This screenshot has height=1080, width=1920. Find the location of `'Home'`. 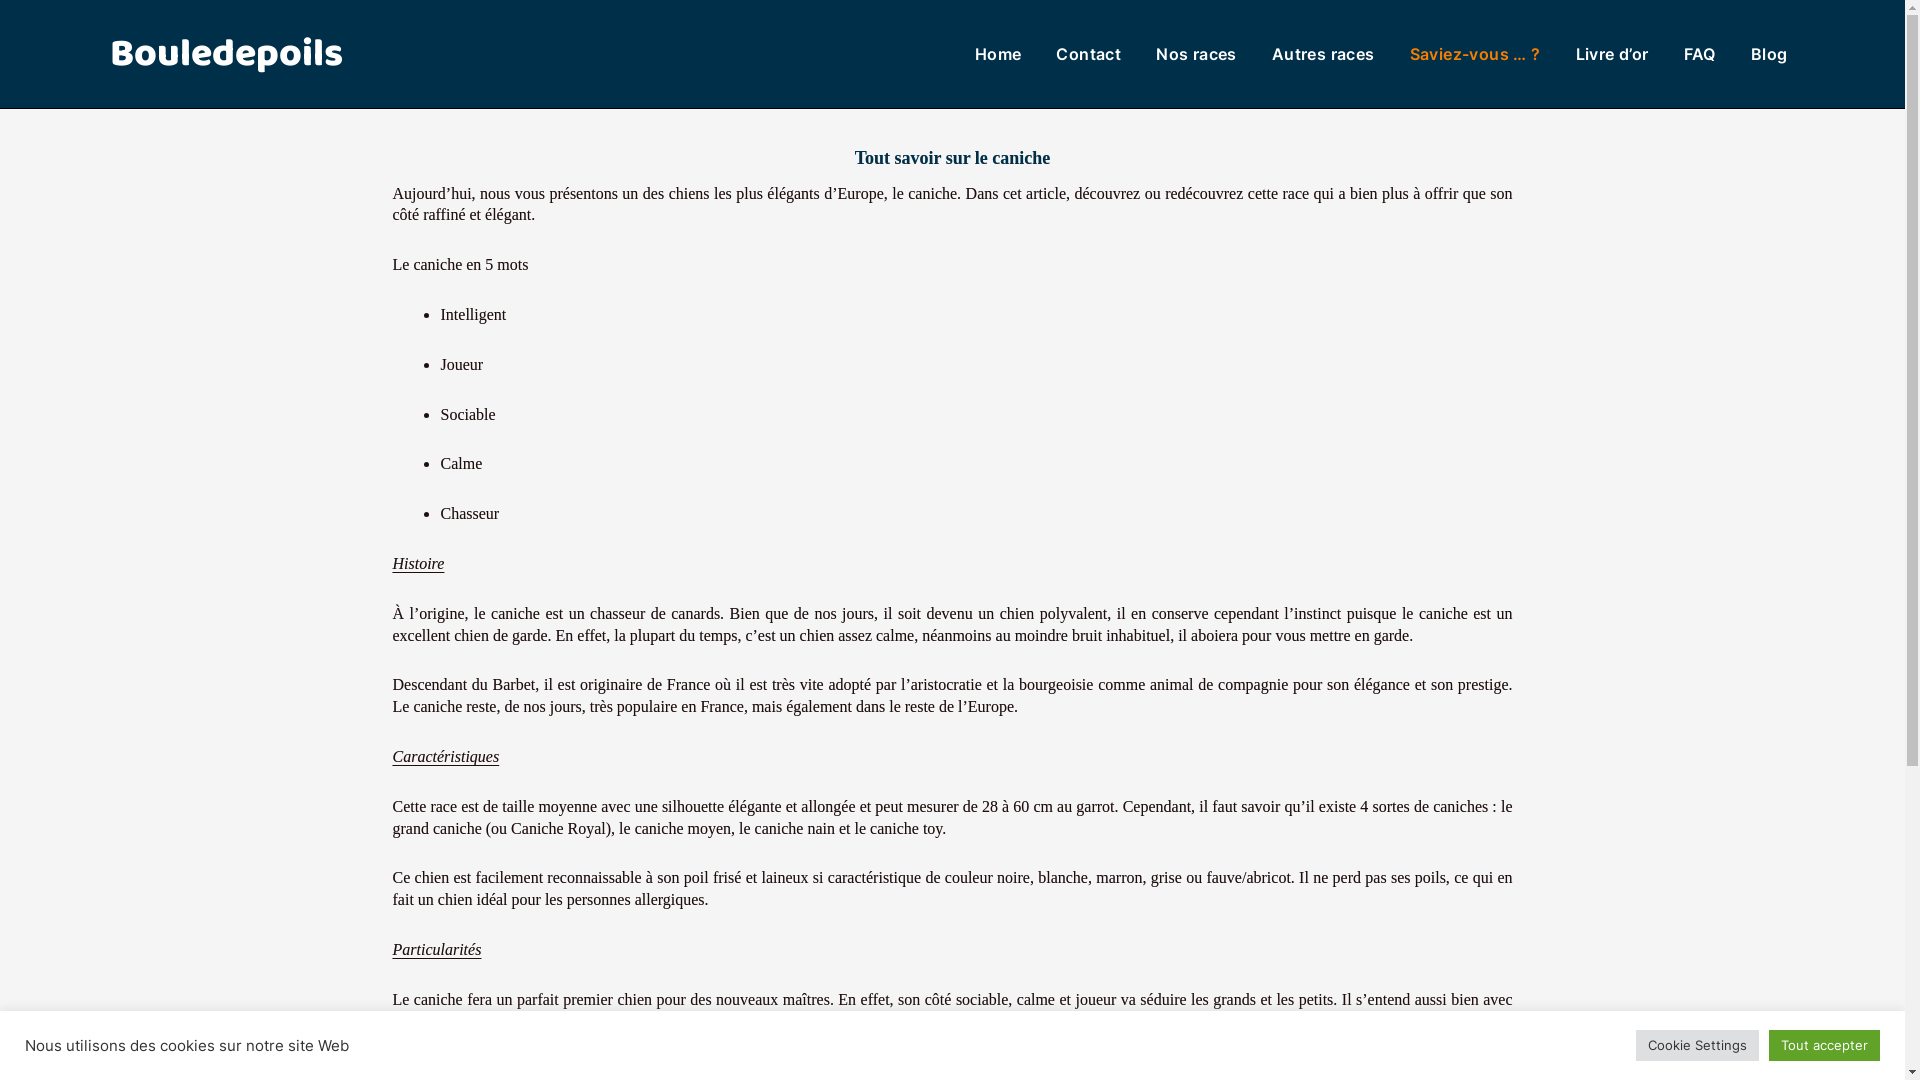

'Home' is located at coordinates (998, 53).